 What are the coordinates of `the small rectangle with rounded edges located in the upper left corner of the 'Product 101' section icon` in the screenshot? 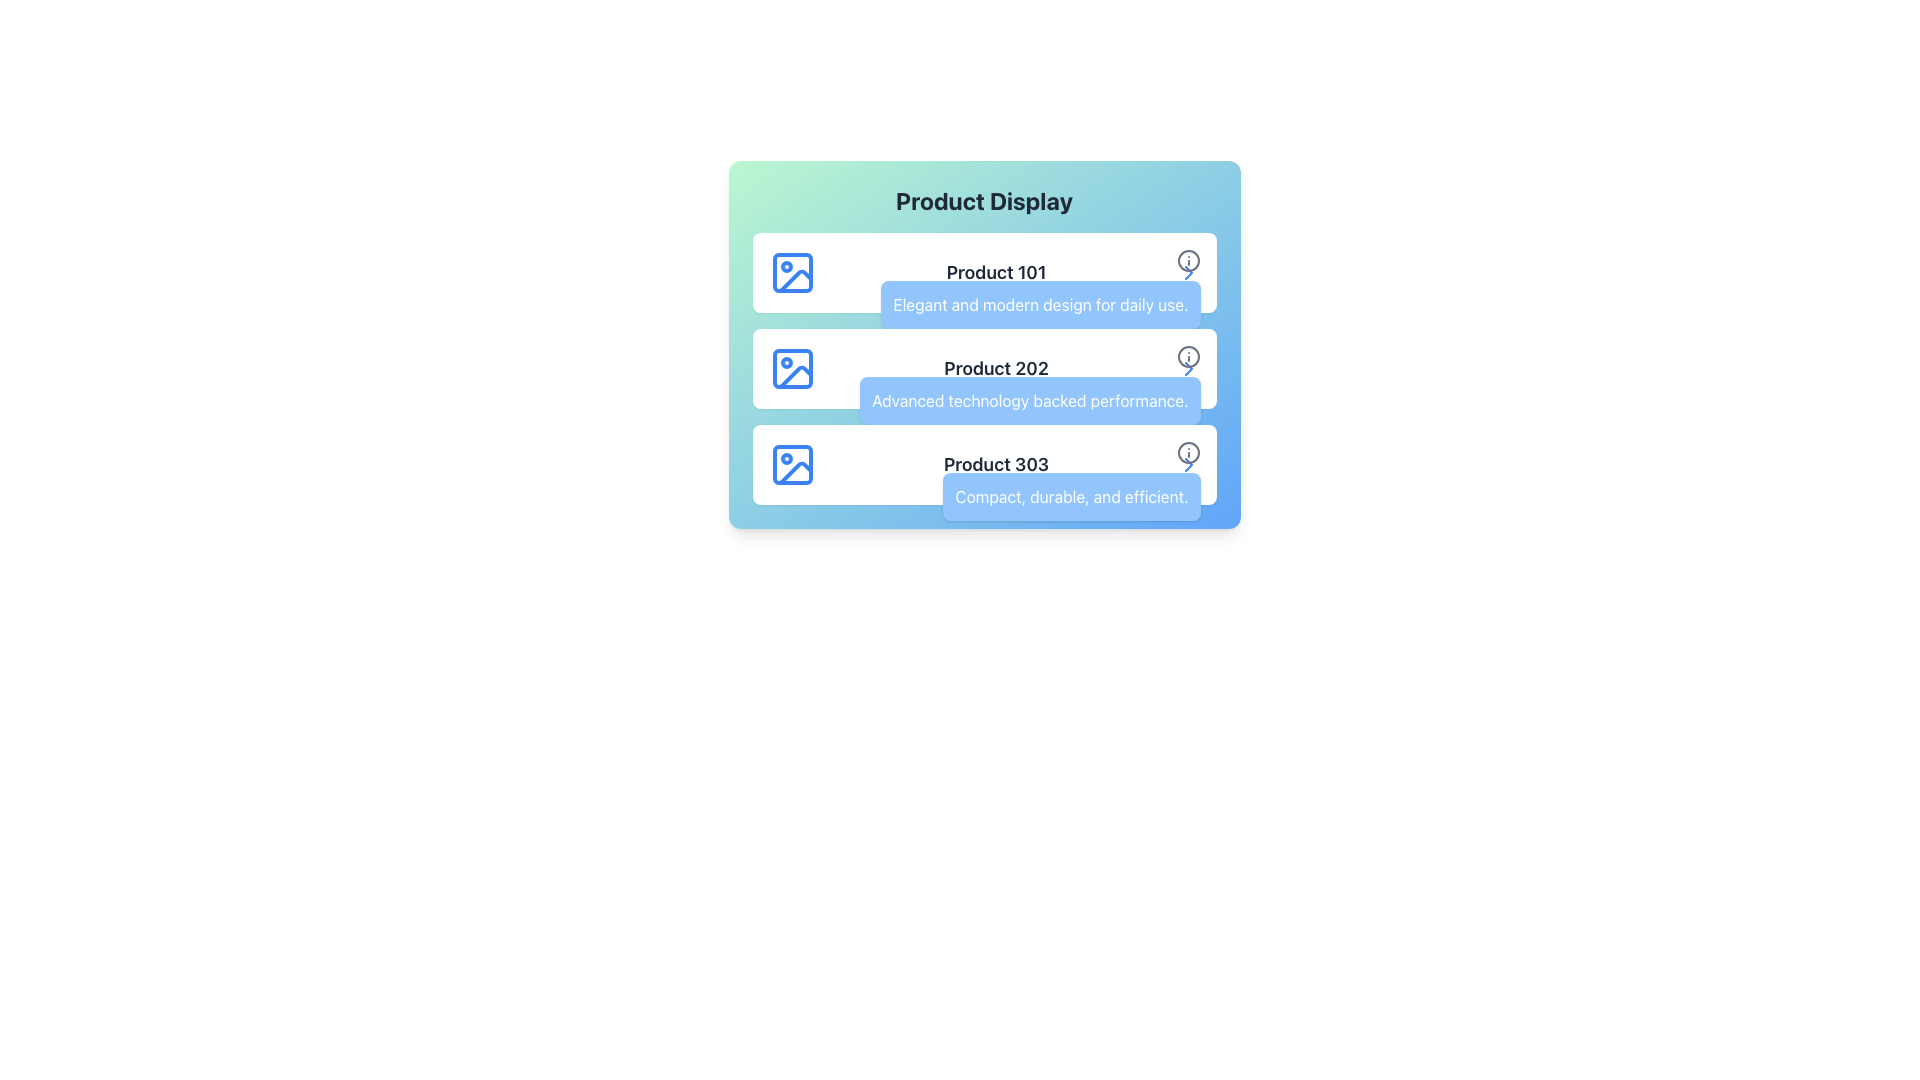 It's located at (791, 273).